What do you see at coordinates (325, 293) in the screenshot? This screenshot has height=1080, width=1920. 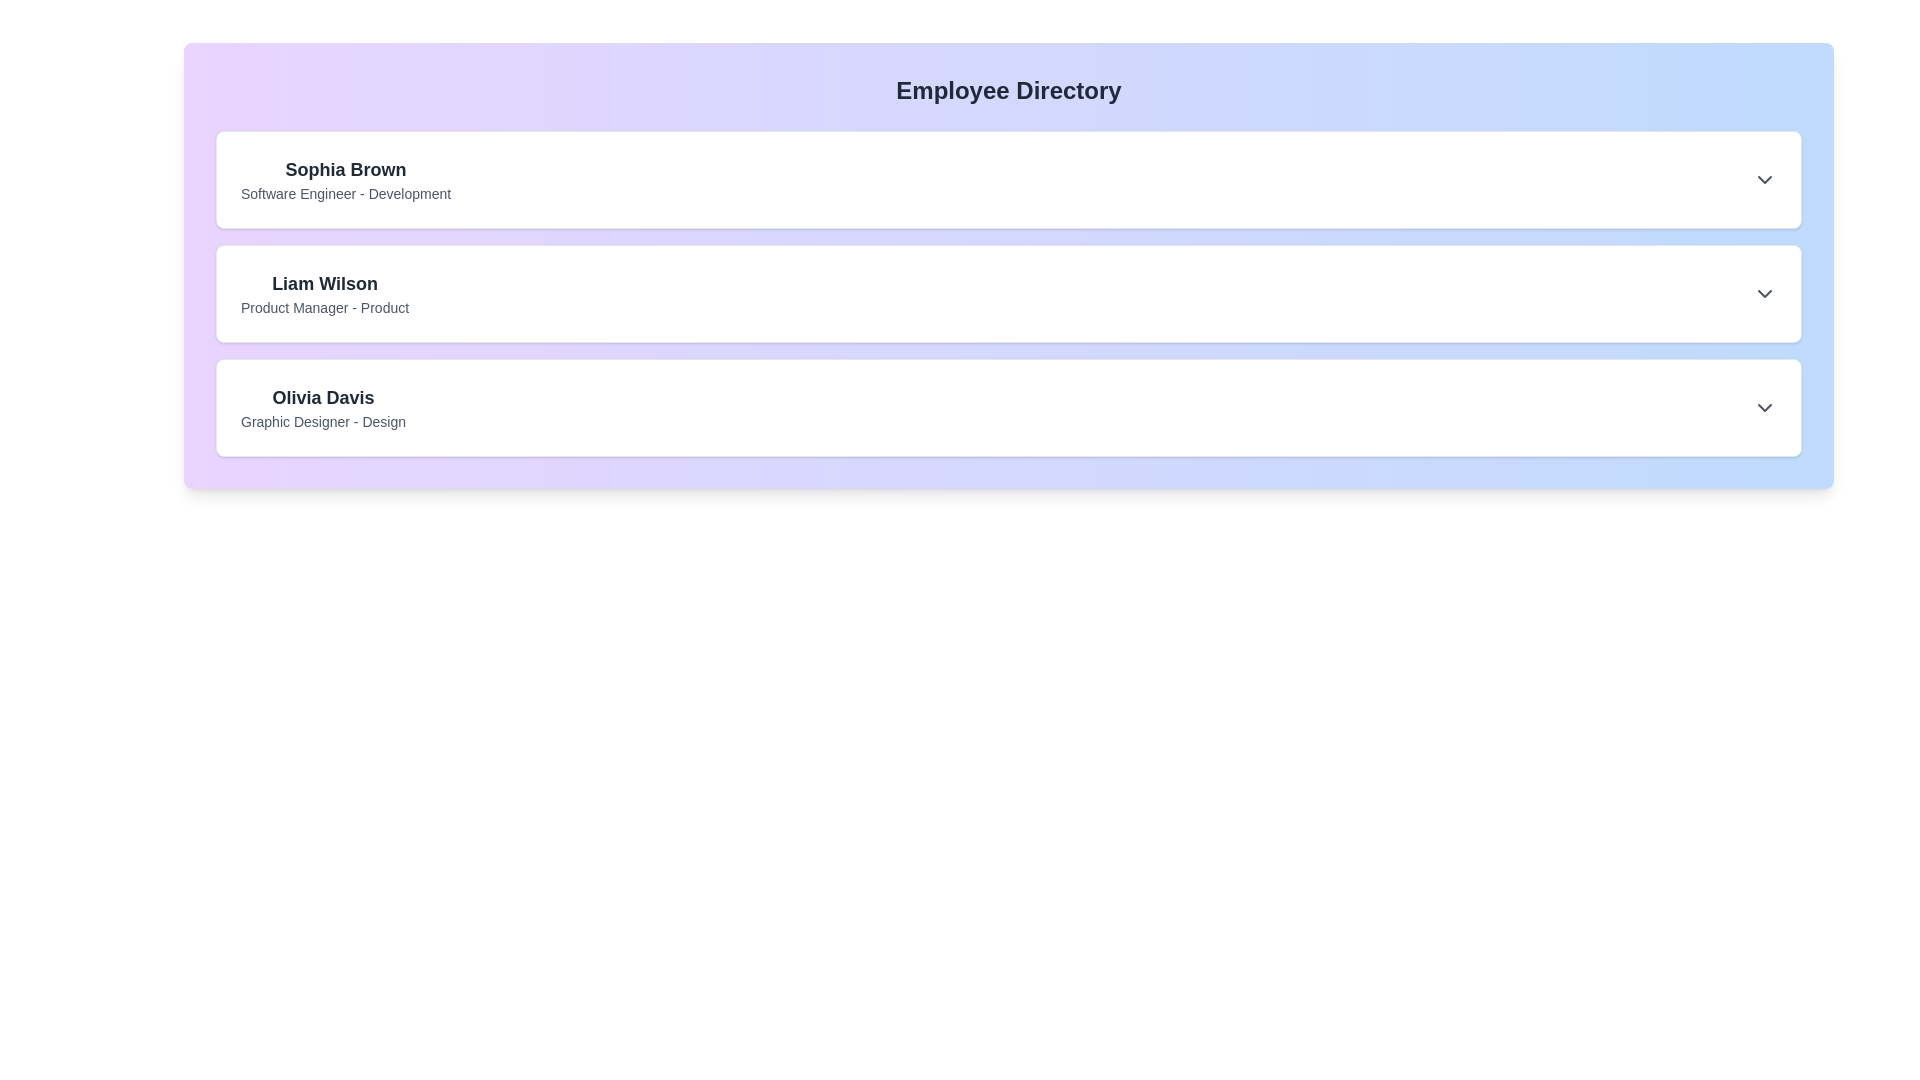 I see `text content of the Text block with name 'Liam Wilson' and title 'Product Manager - Product', located in the second card of a vertically stacked list in the middle of the page` at bounding box center [325, 293].